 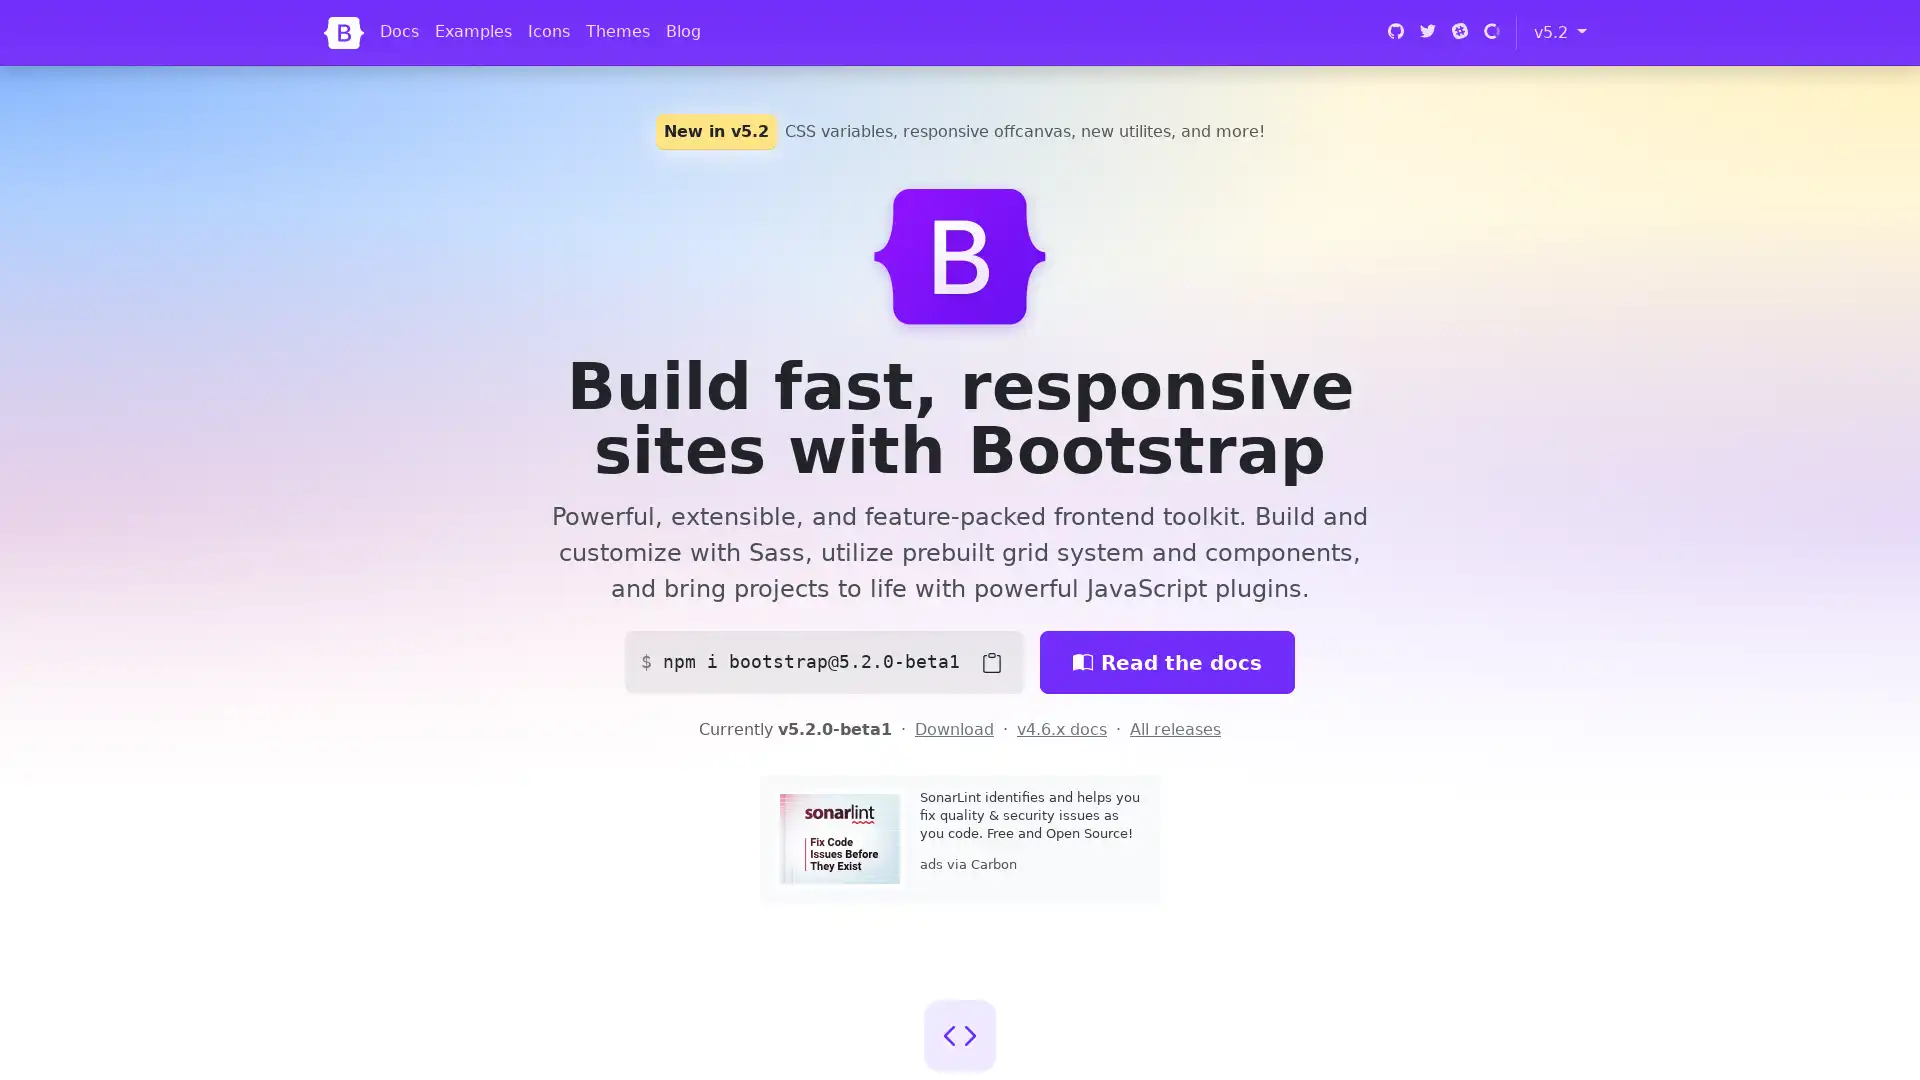 I want to click on v5.2, so click(x=1559, y=33).